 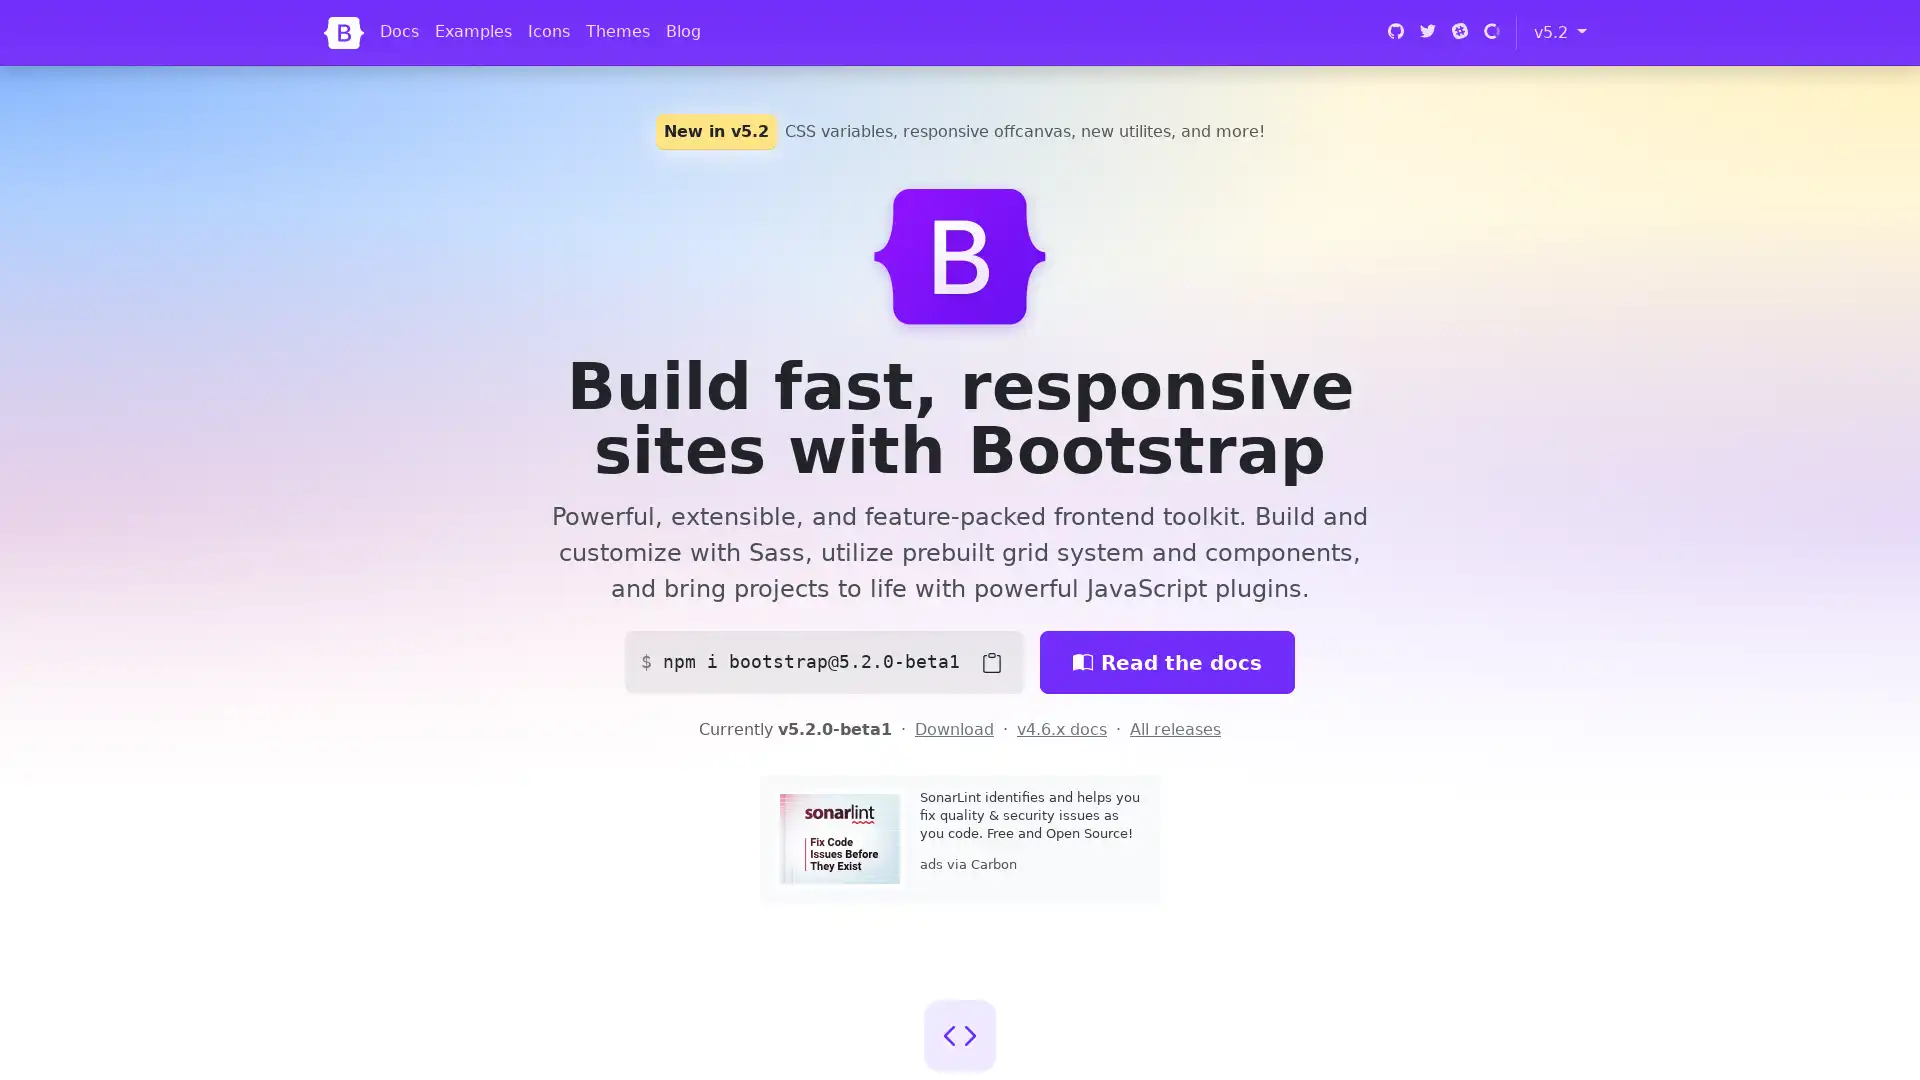 I want to click on v5.2, so click(x=1559, y=33).